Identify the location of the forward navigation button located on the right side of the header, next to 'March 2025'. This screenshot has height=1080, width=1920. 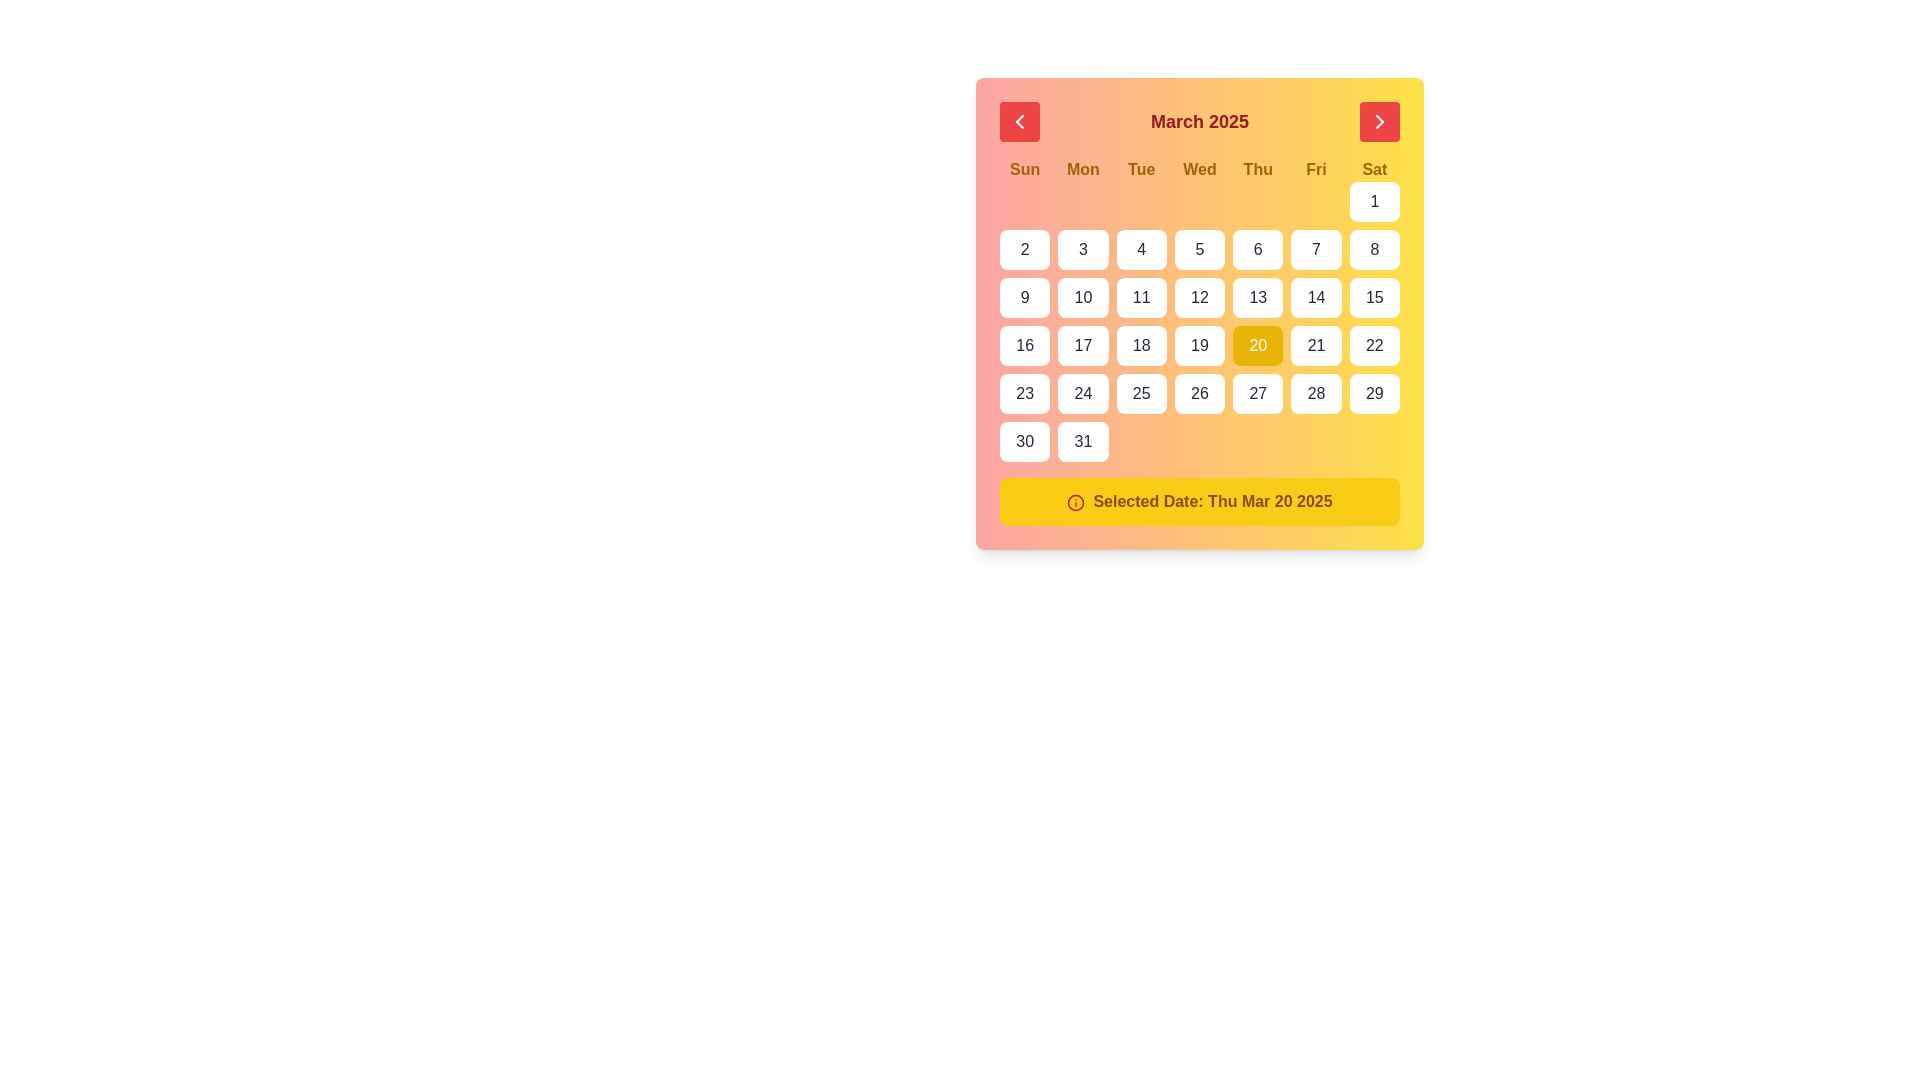
(1379, 122).